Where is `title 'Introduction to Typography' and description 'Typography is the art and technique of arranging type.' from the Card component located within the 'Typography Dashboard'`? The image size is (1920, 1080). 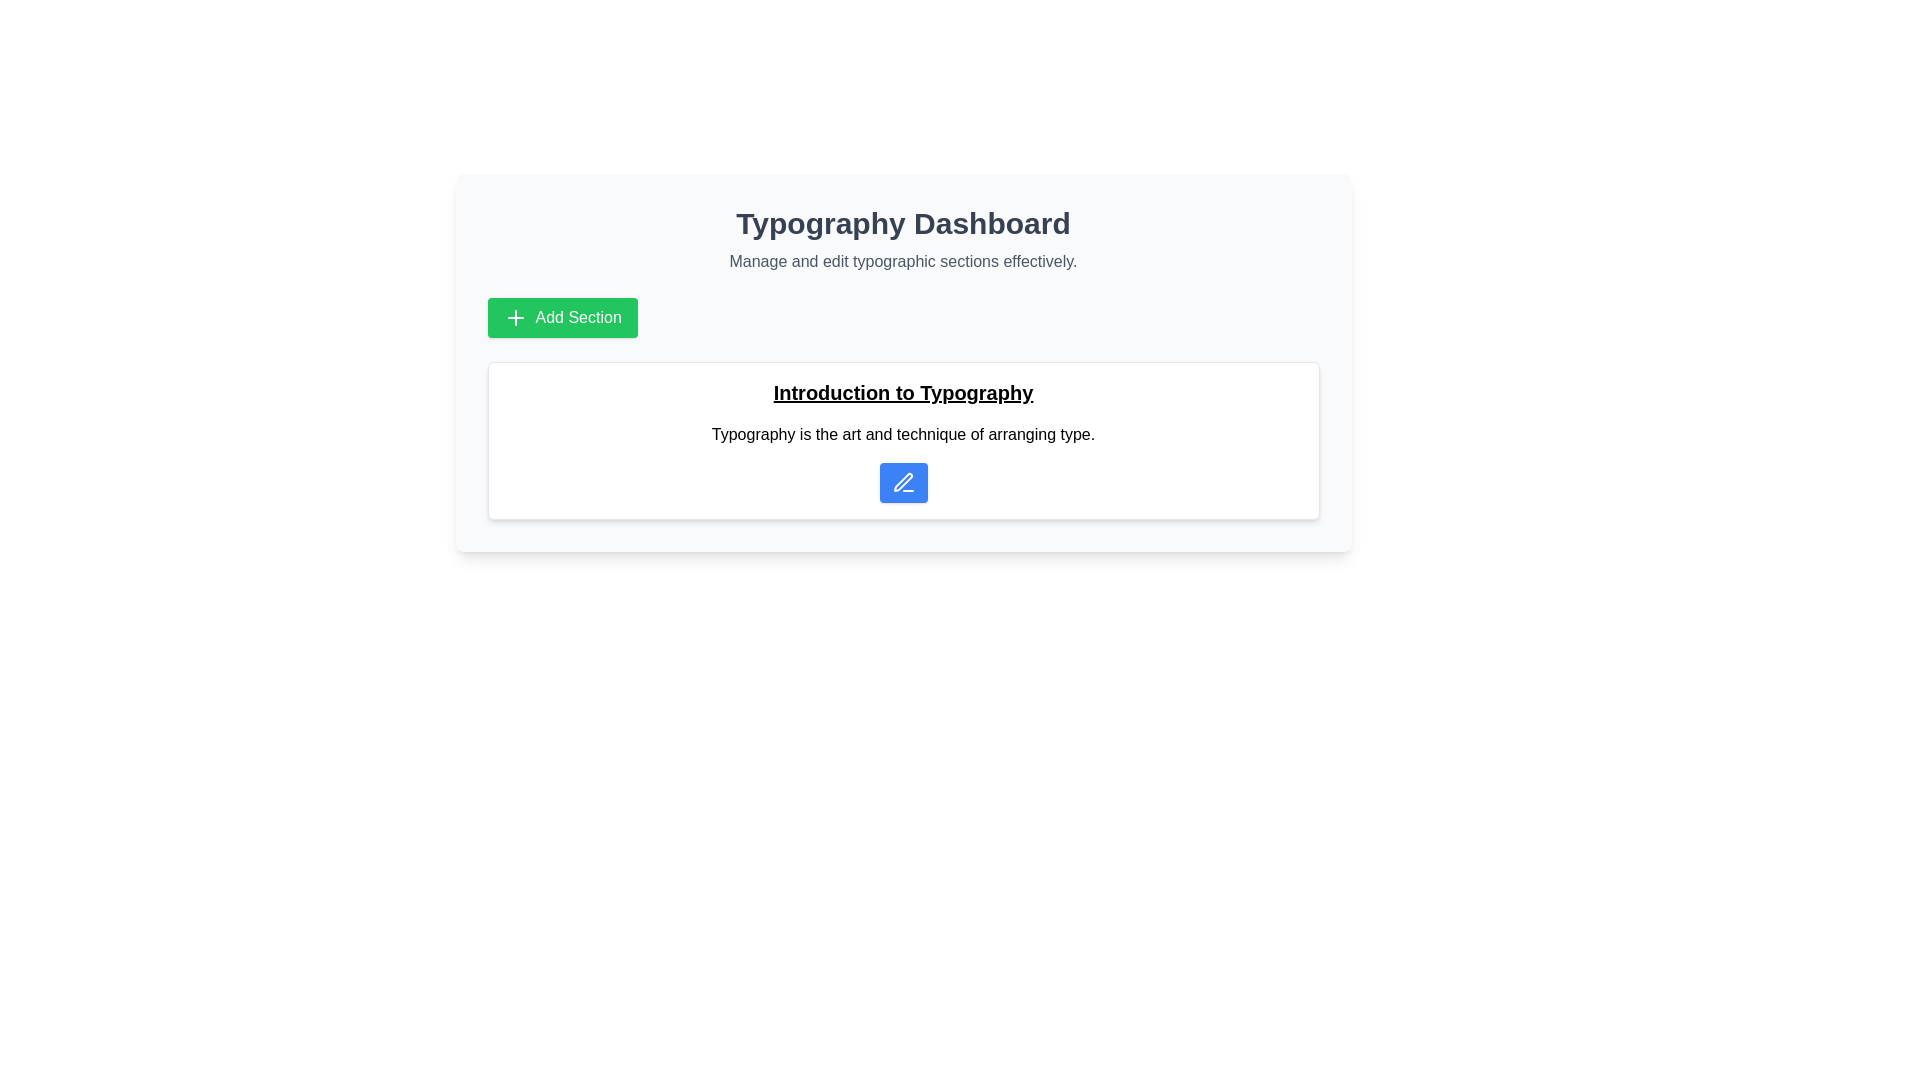 title 'Introduction to Typography' and description 'Typography is the art and technique of arranging type.' from the Card component located within the 'Typography Dashboard' is located at coordinates (902, 439).